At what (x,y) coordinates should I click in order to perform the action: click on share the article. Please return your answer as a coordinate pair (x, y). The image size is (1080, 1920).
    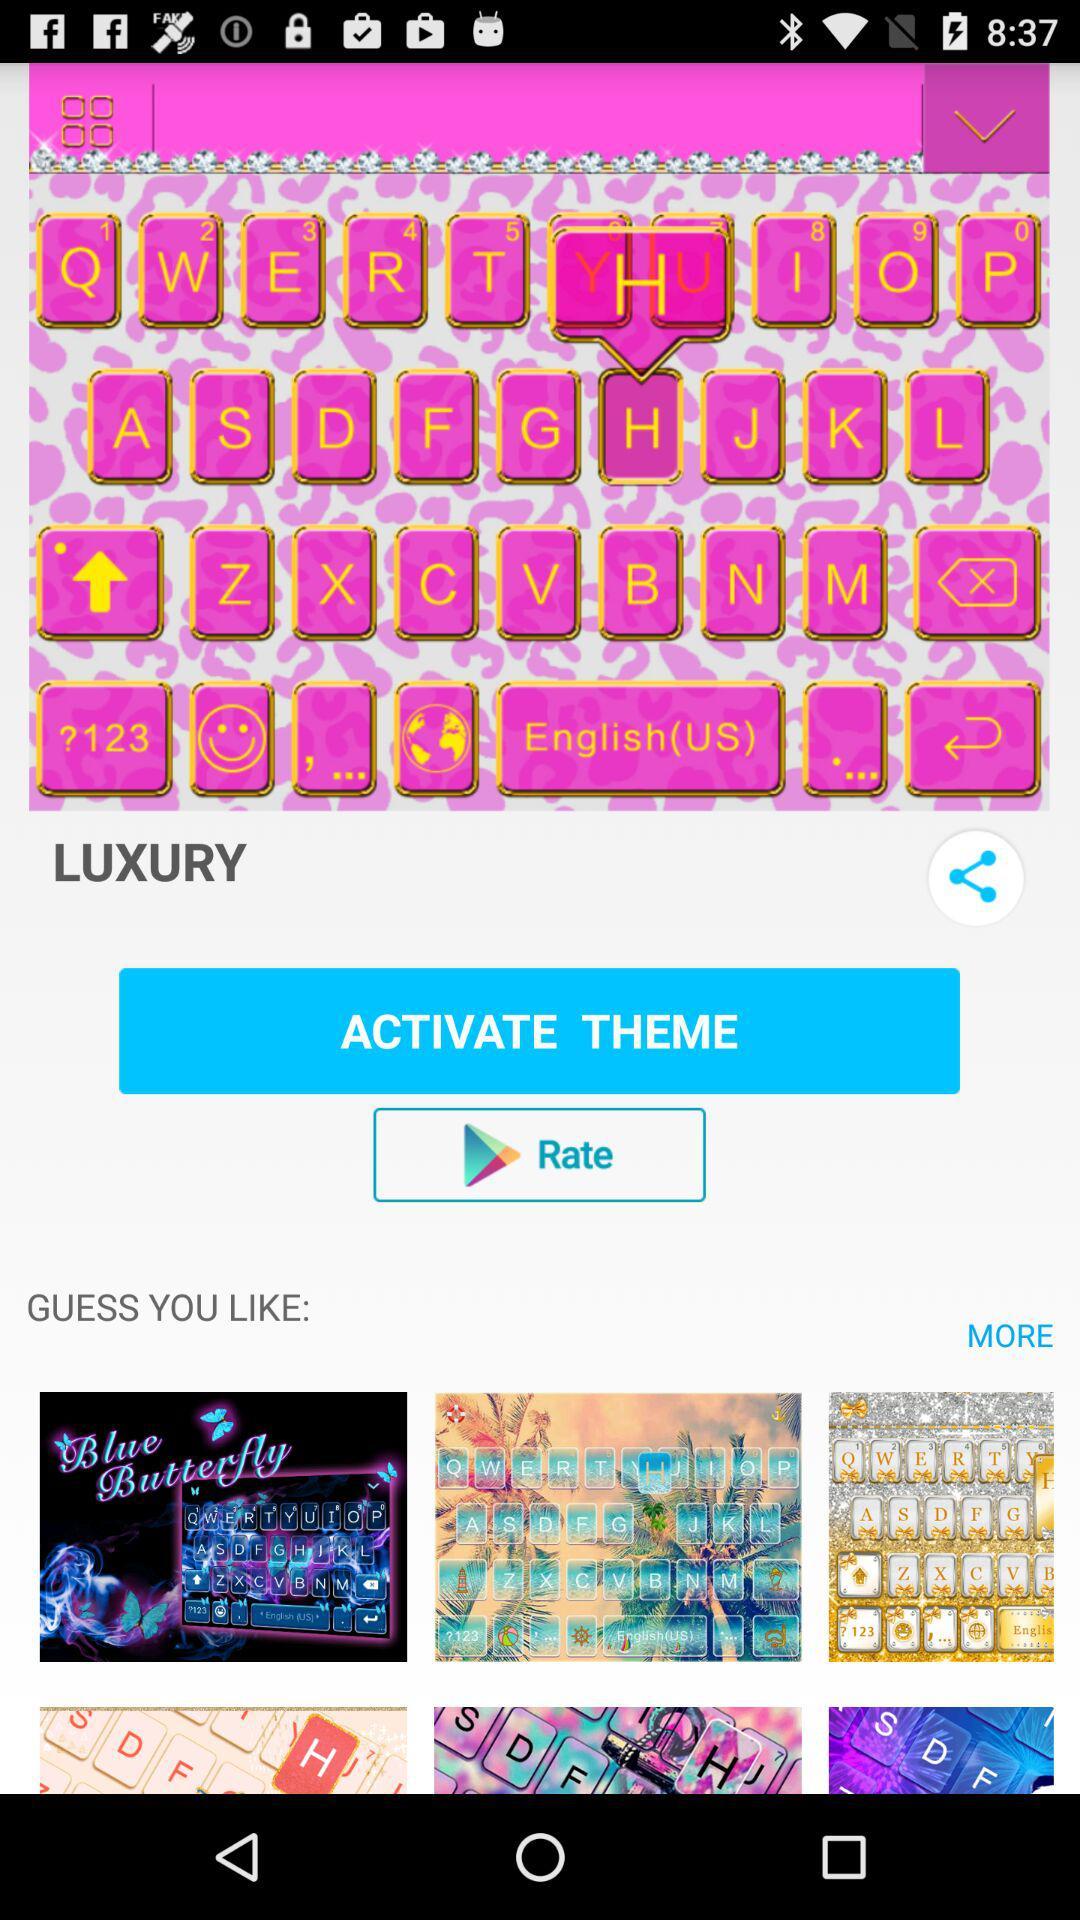
    Looking at the image, I should click on (975, 877).